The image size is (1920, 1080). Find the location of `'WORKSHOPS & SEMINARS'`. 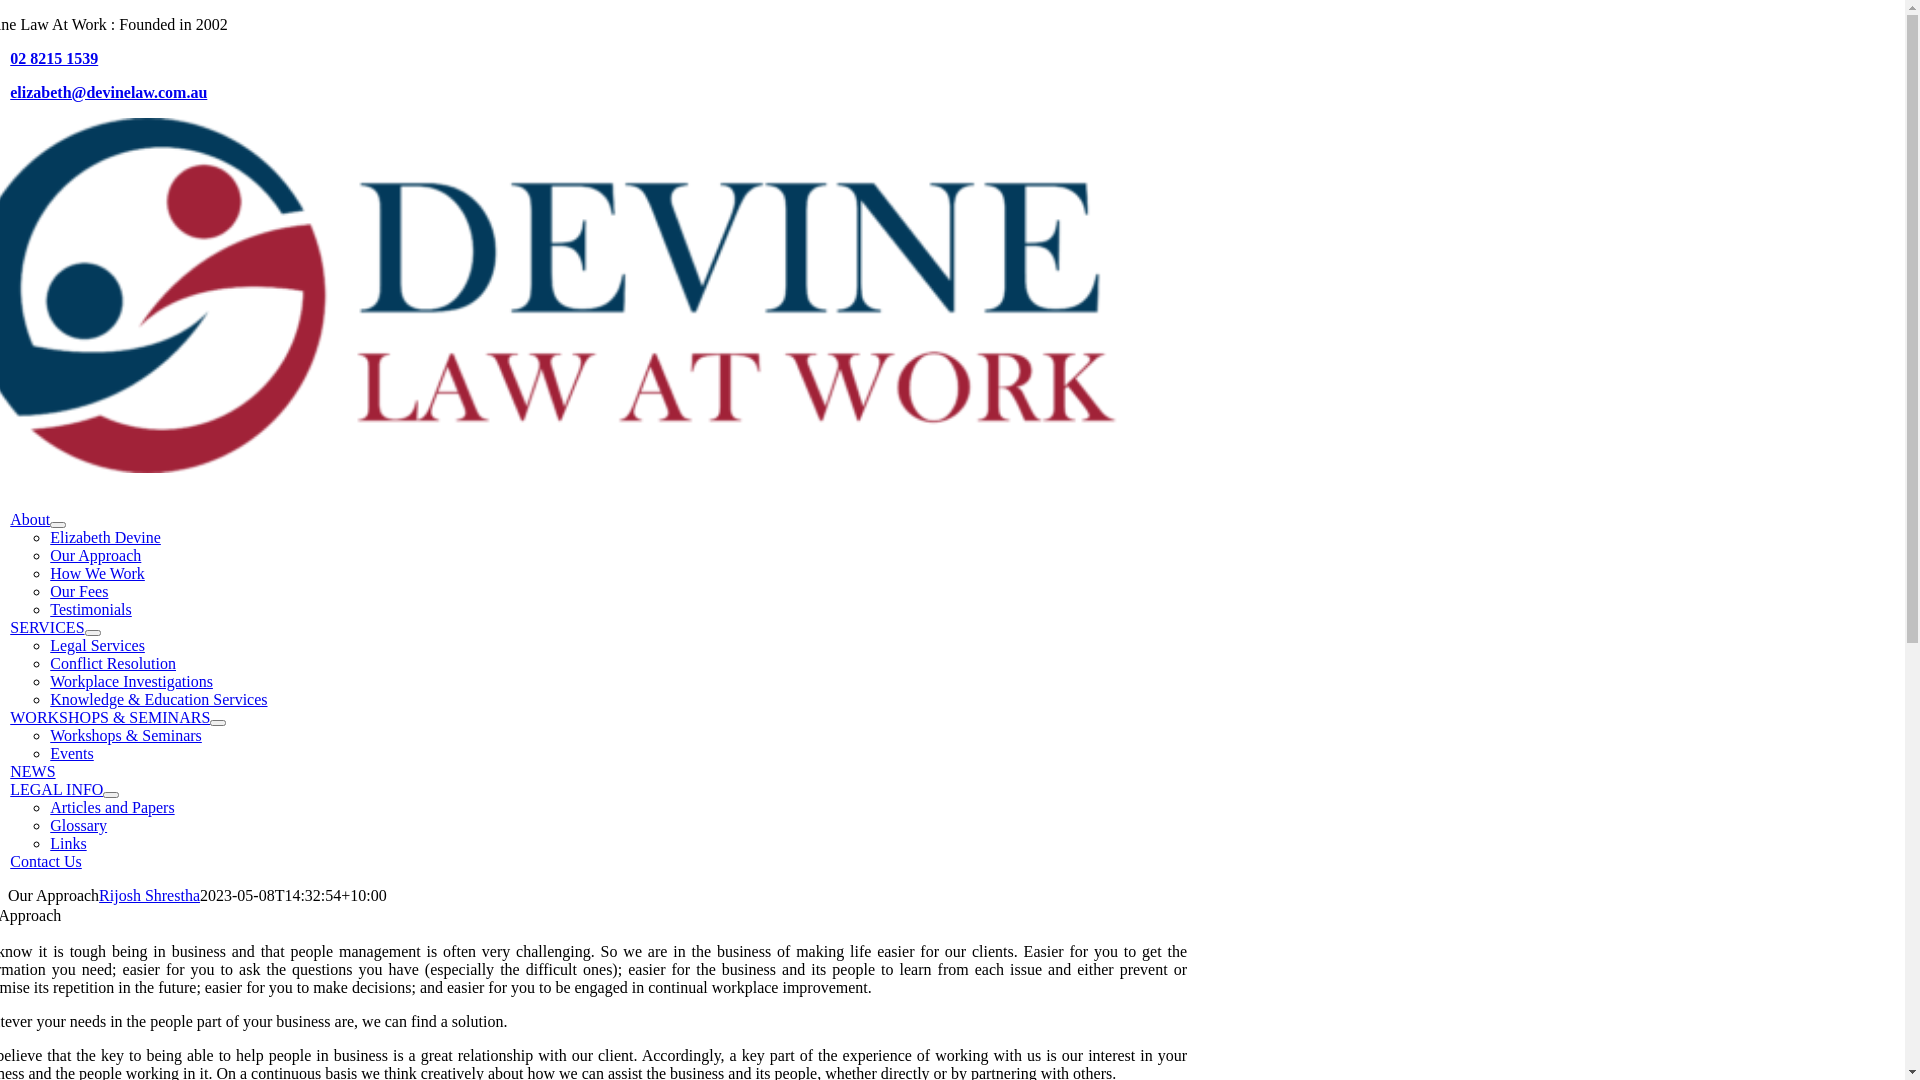

'WORKSHOPS & SEMINARS' is located at coordinates (109, 716).